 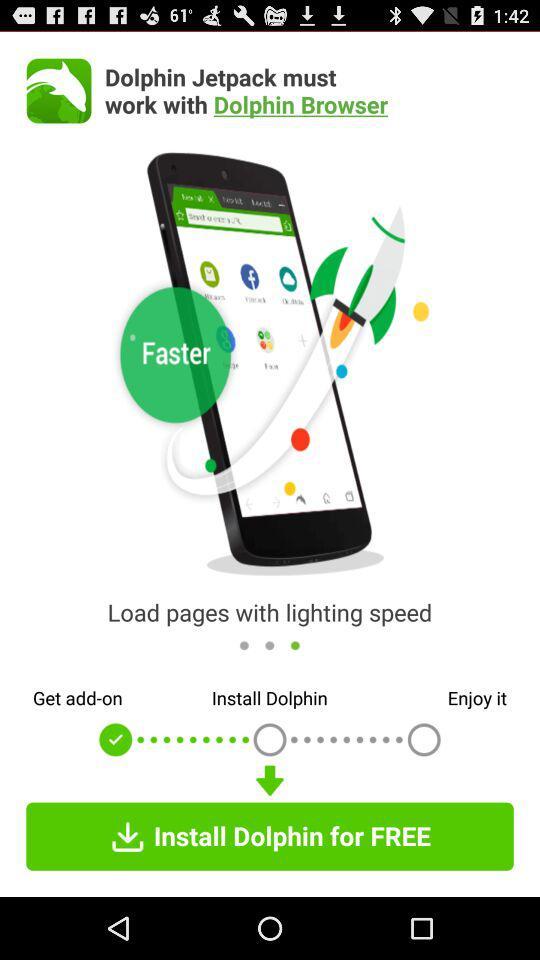 What do you see at coordinates (309, 90) in the screenshot?
I see `item at the top` at bounding box center [309, 90].